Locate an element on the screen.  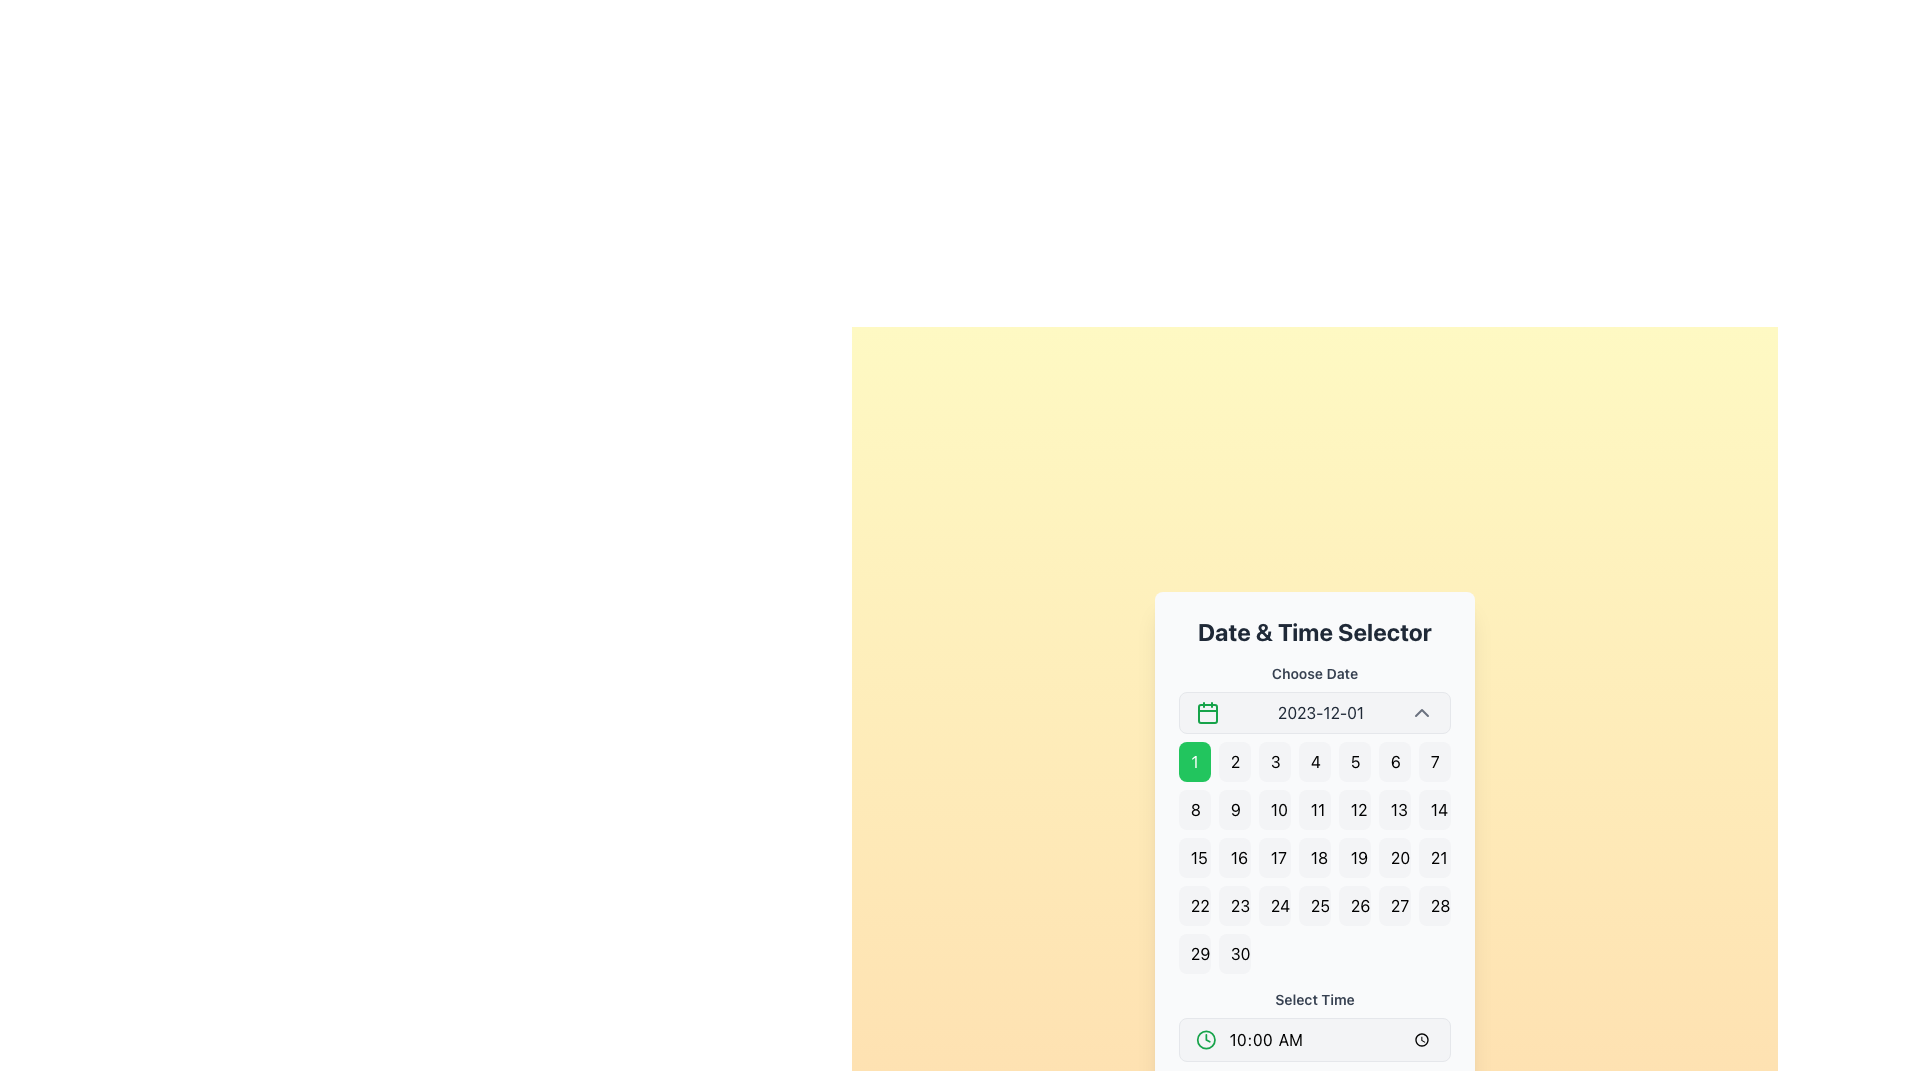
the selectable date button in the calendar interface, which is the fifth item in the first row is located at coordinates (1354, 762).